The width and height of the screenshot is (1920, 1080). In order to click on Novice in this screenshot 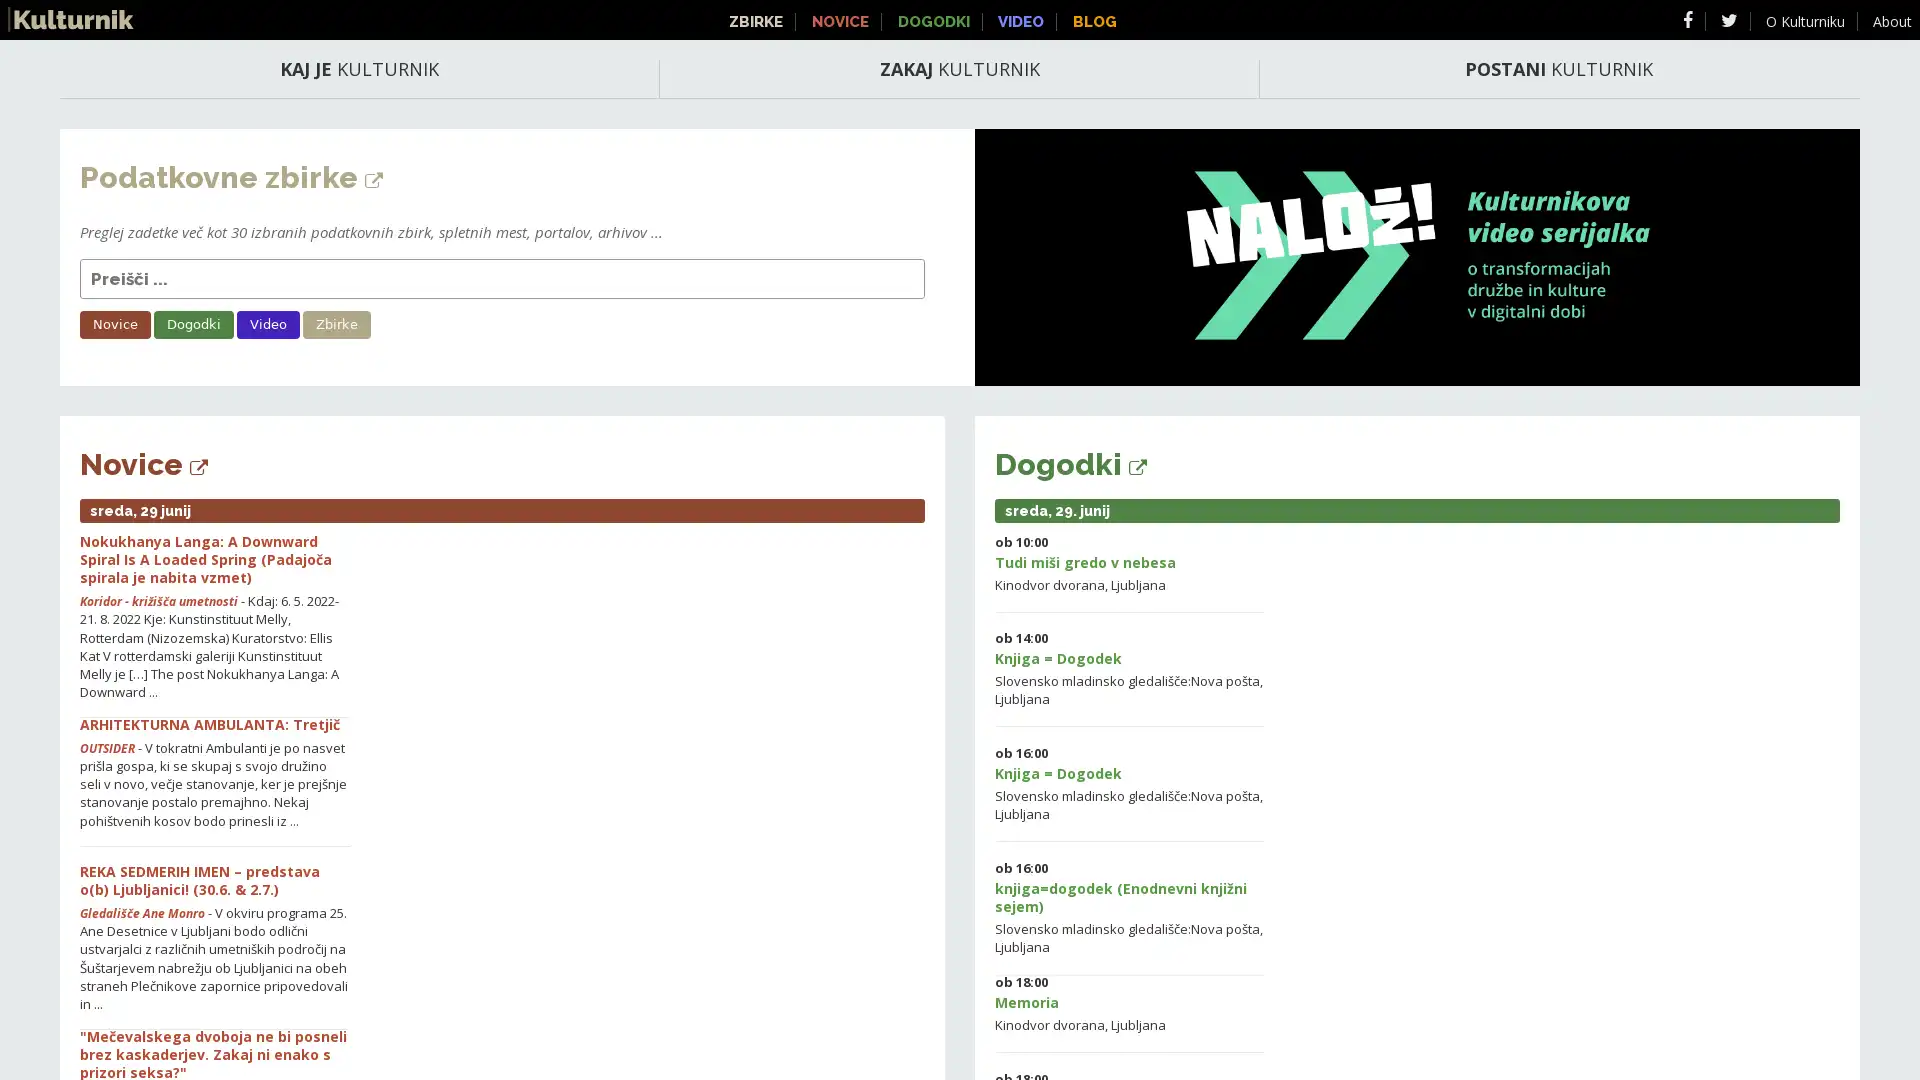, I will do `click(114, 323)`.